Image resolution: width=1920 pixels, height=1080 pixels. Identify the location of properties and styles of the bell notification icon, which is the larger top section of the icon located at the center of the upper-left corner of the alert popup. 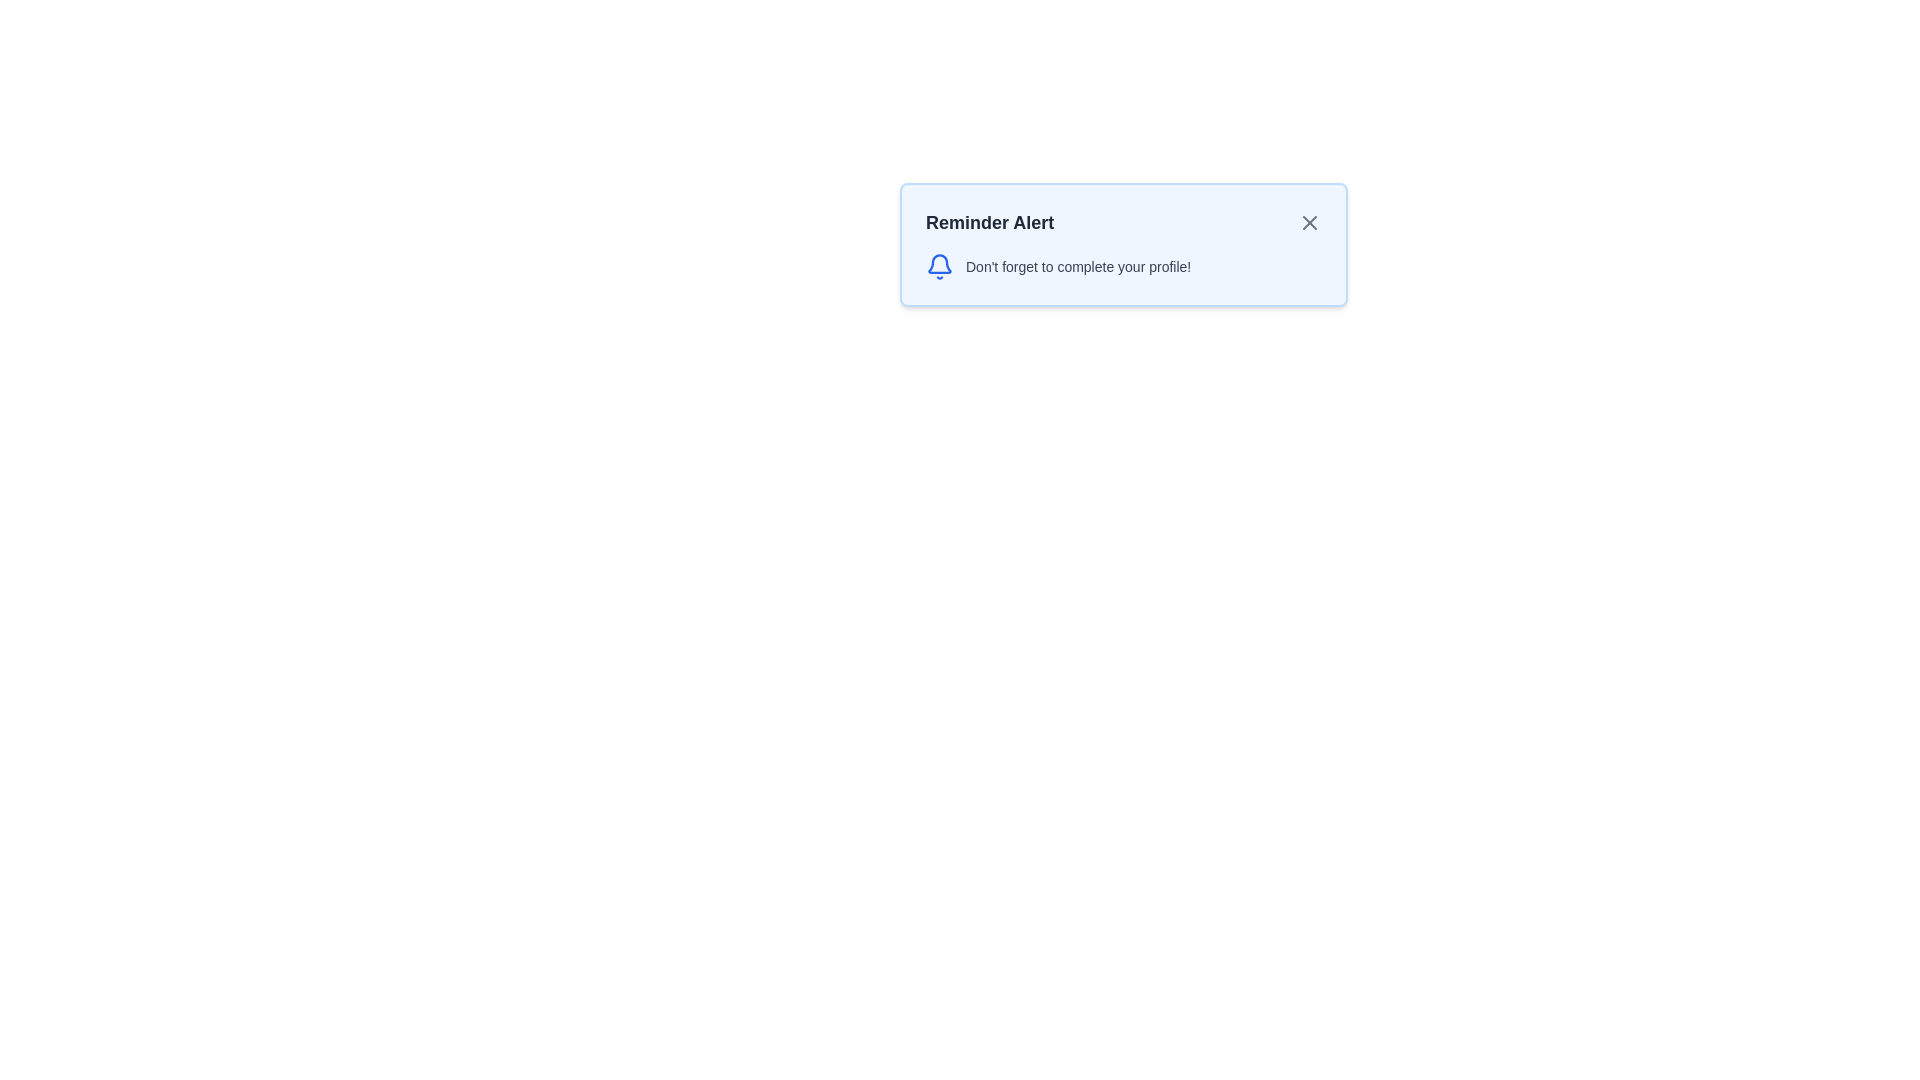
(939, 263).